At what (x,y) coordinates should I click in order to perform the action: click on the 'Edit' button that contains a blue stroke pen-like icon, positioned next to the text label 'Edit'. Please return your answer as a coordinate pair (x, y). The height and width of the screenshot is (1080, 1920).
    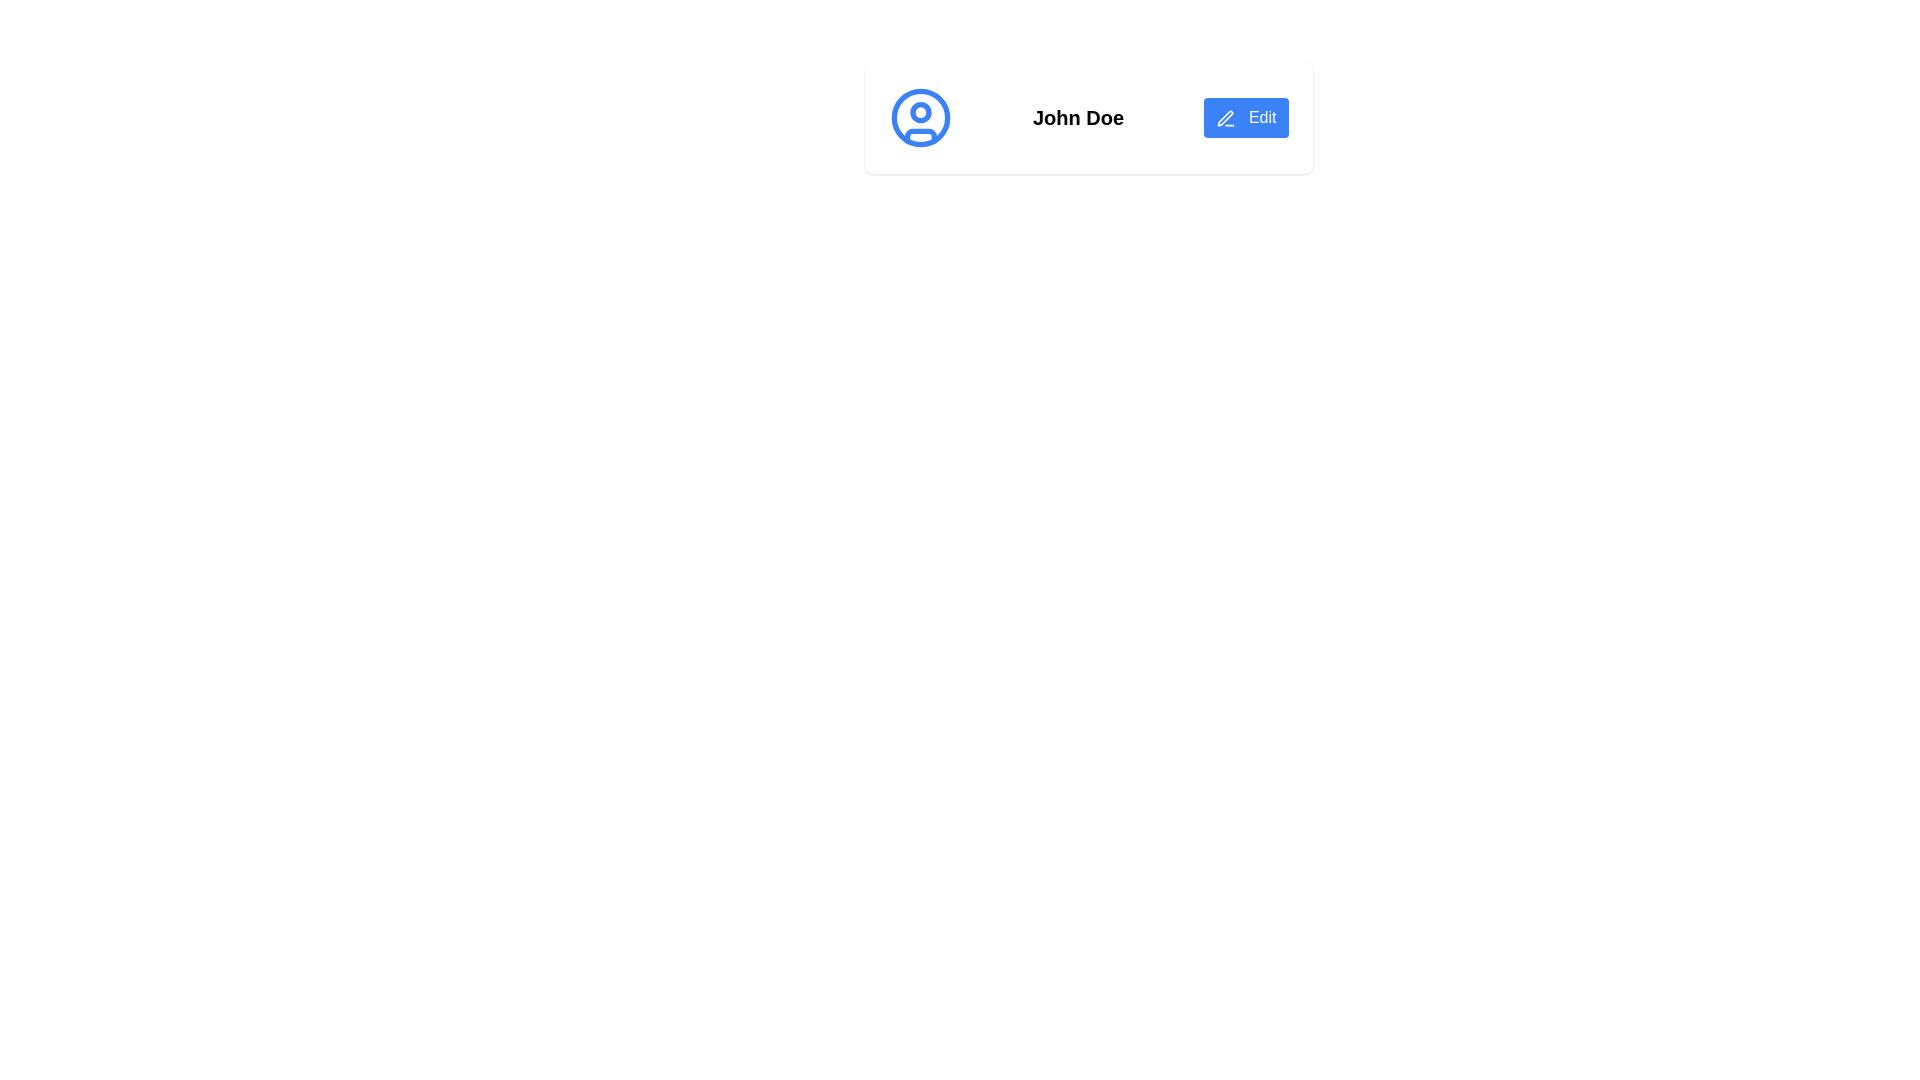
    Looking at the image, I should click on (1225, 118).